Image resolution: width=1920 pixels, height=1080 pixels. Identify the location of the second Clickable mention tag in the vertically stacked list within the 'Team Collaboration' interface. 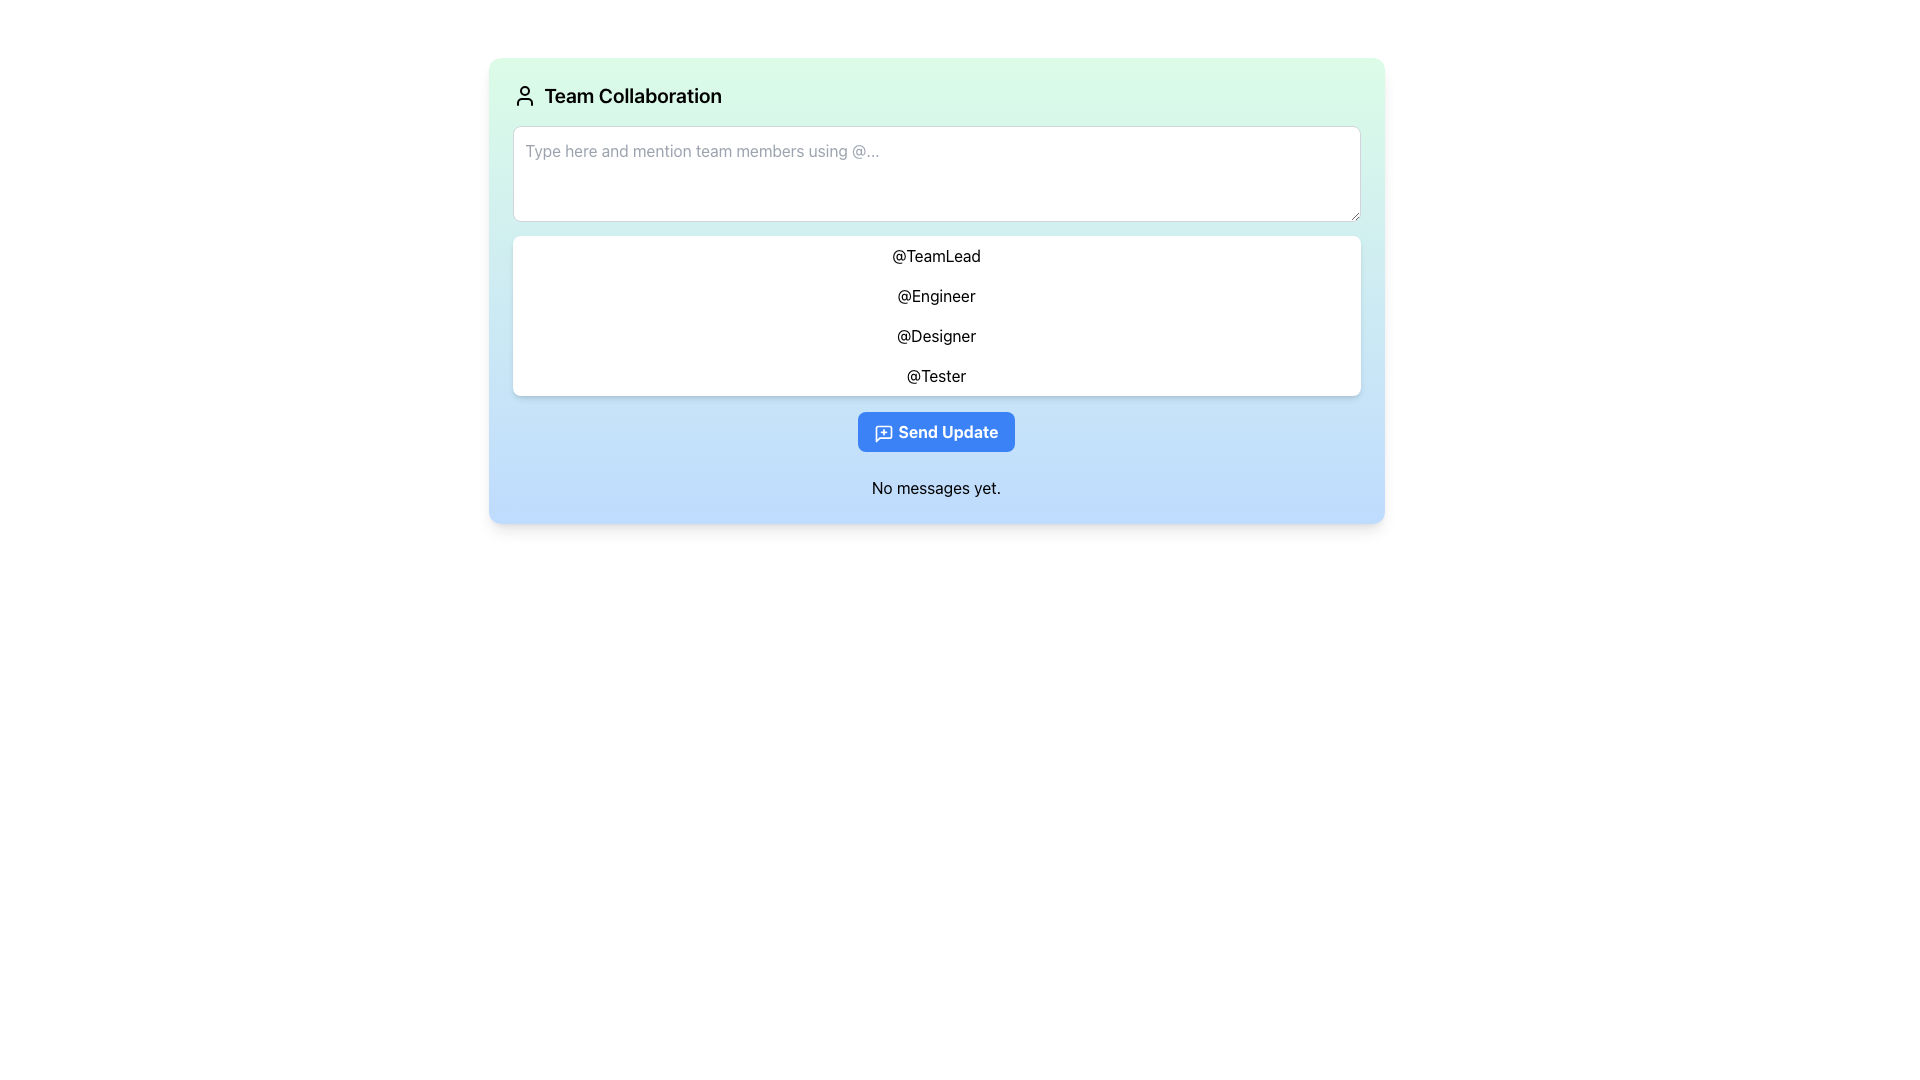
(935, 296).